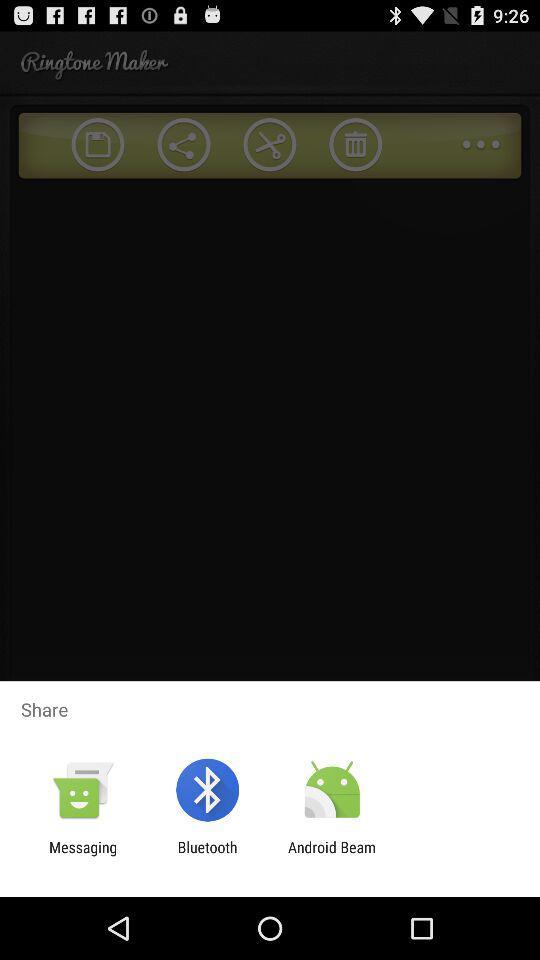 This screenshot has height=960, width=540. Describe the element at coordinates (82, 855) in the screenshot. I see `messaging item` at that location.